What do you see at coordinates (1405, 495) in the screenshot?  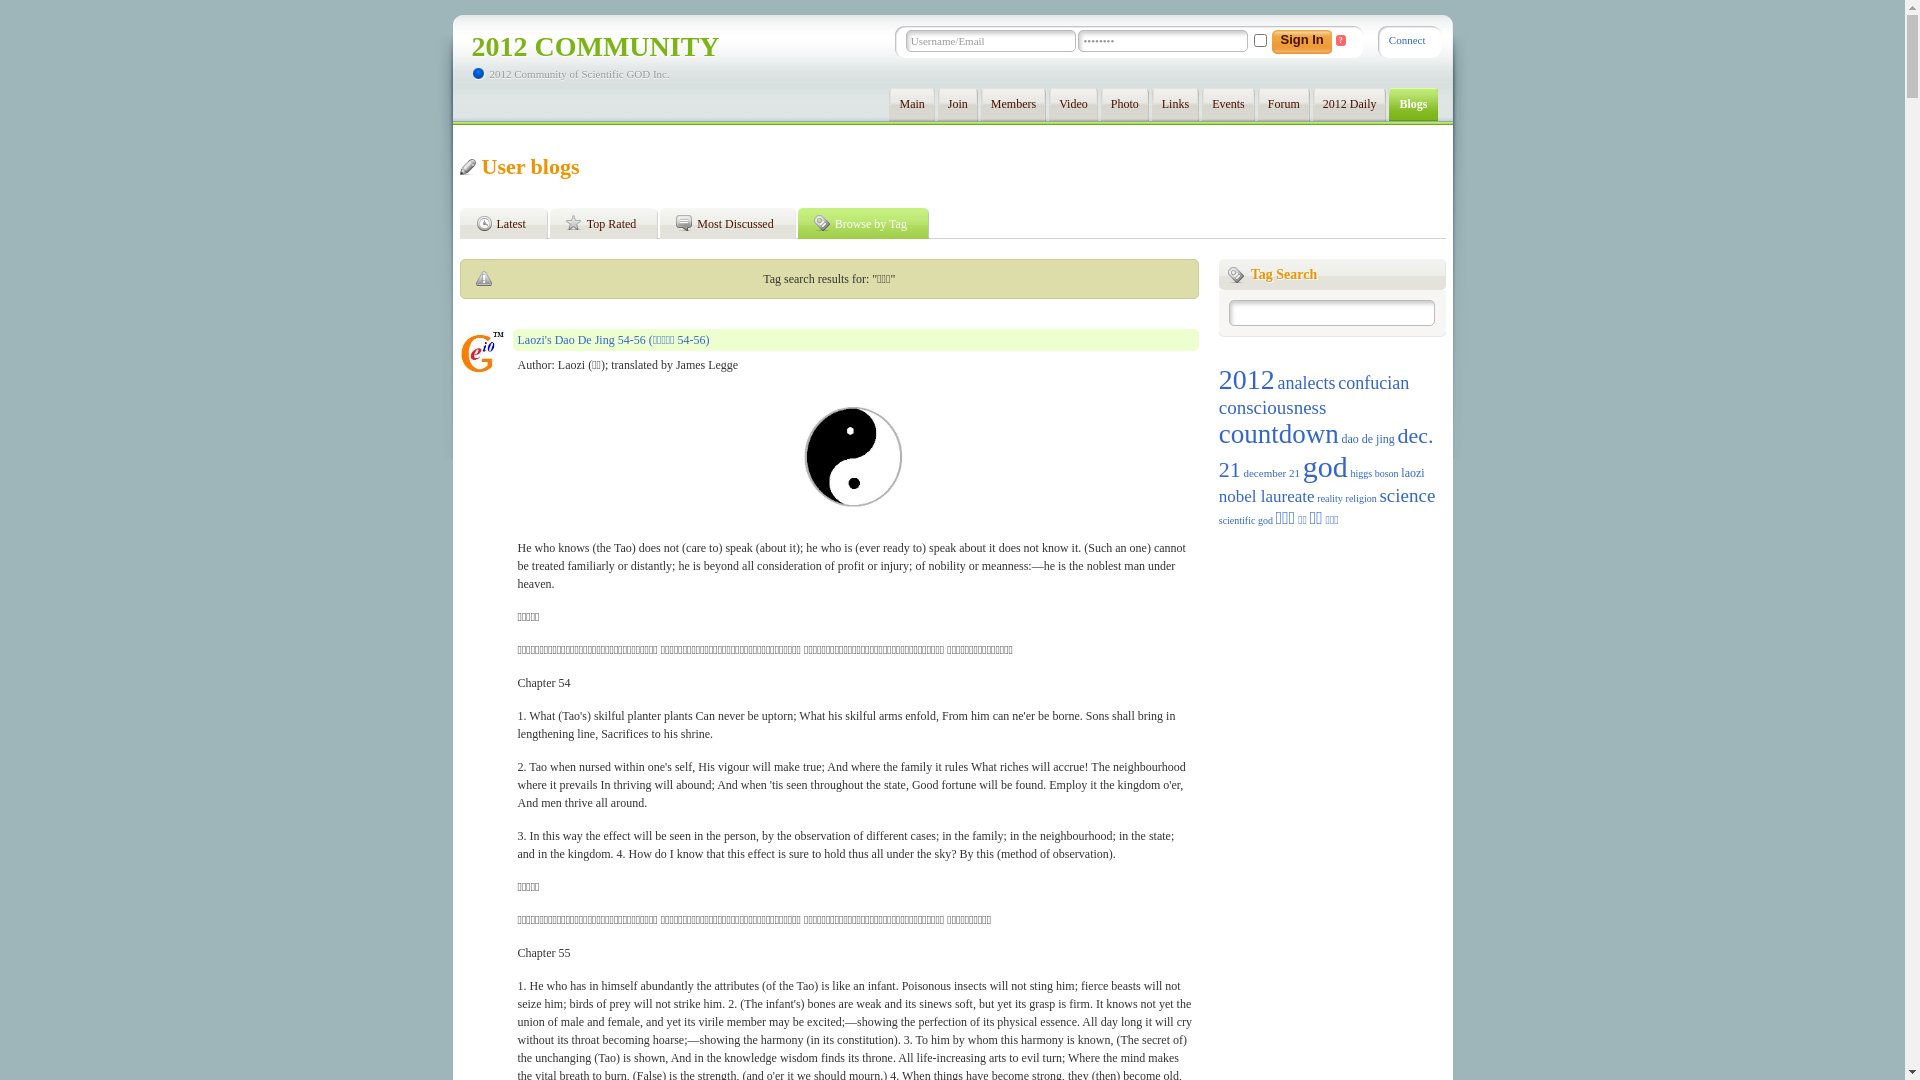 I see `'science'` at bounding box center [1405, 495].